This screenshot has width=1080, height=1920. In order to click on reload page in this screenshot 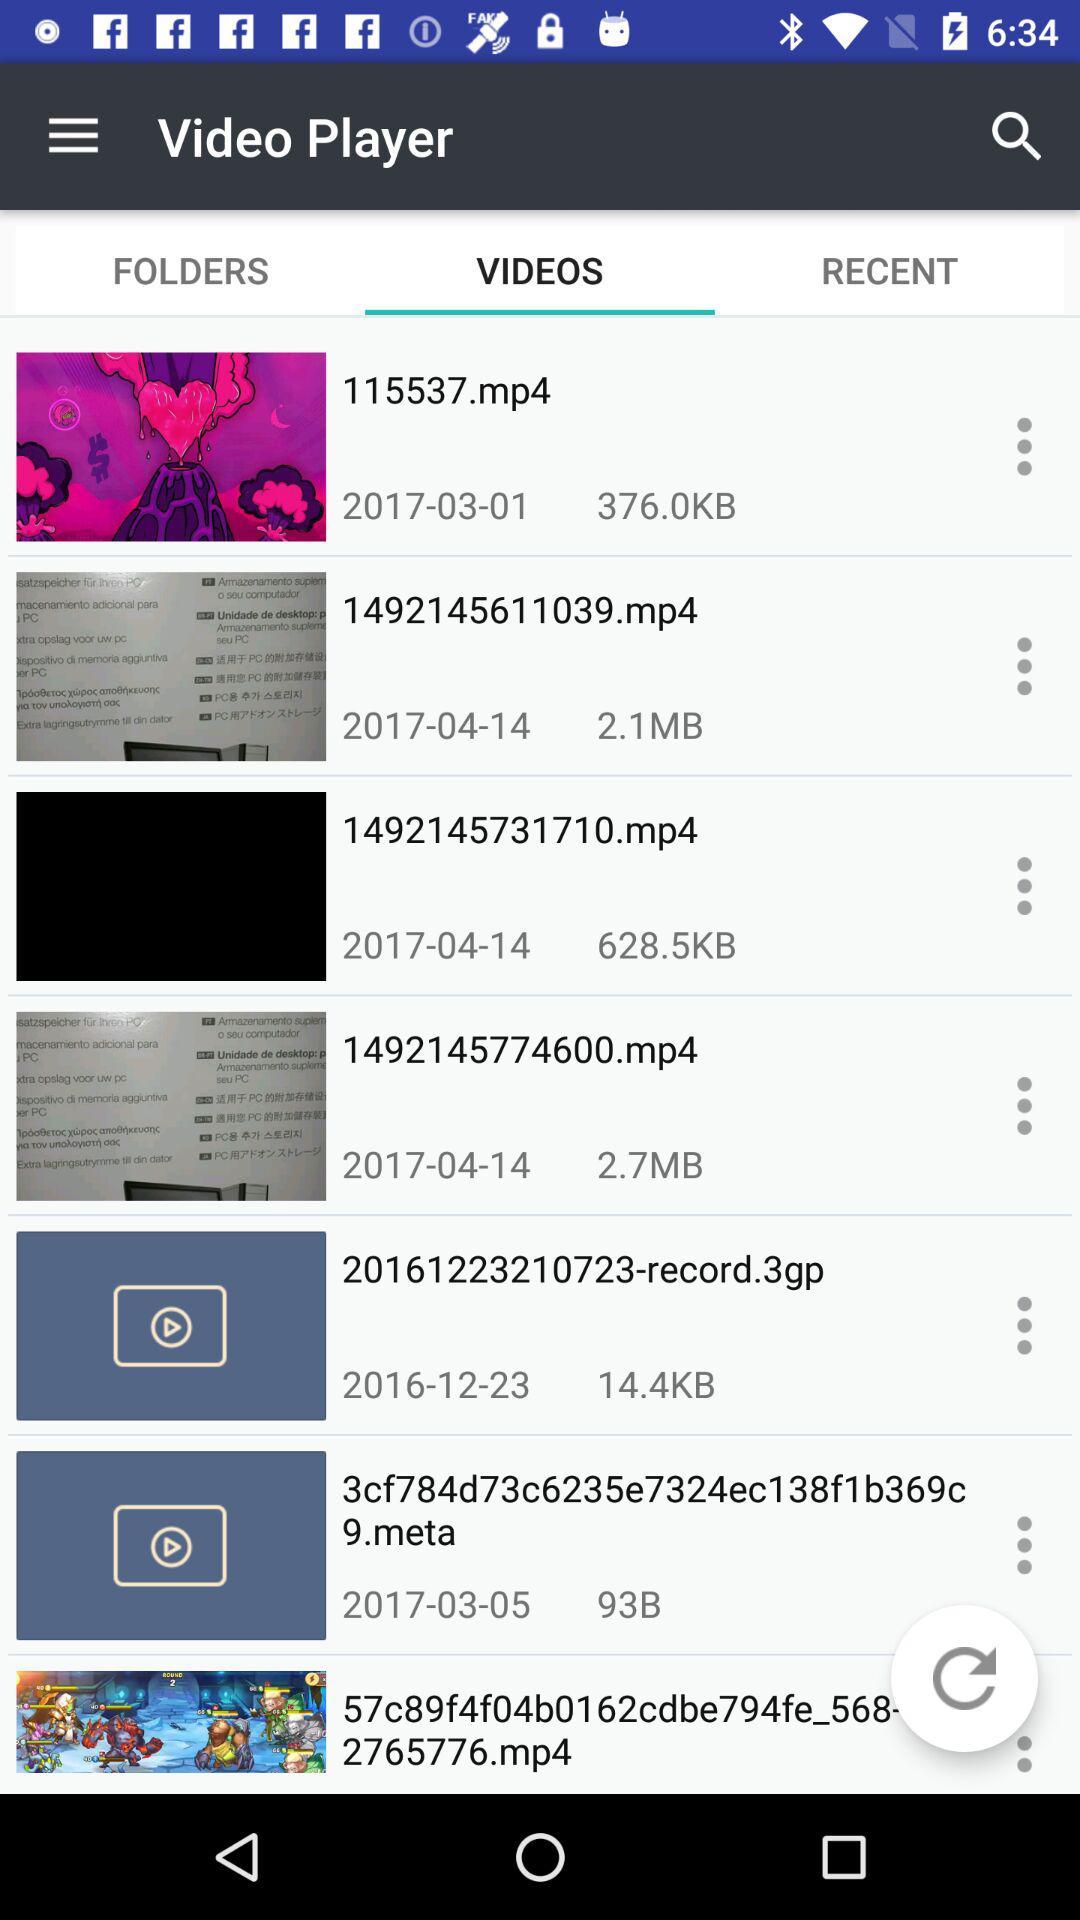, I will do `click(963, 1678)`.